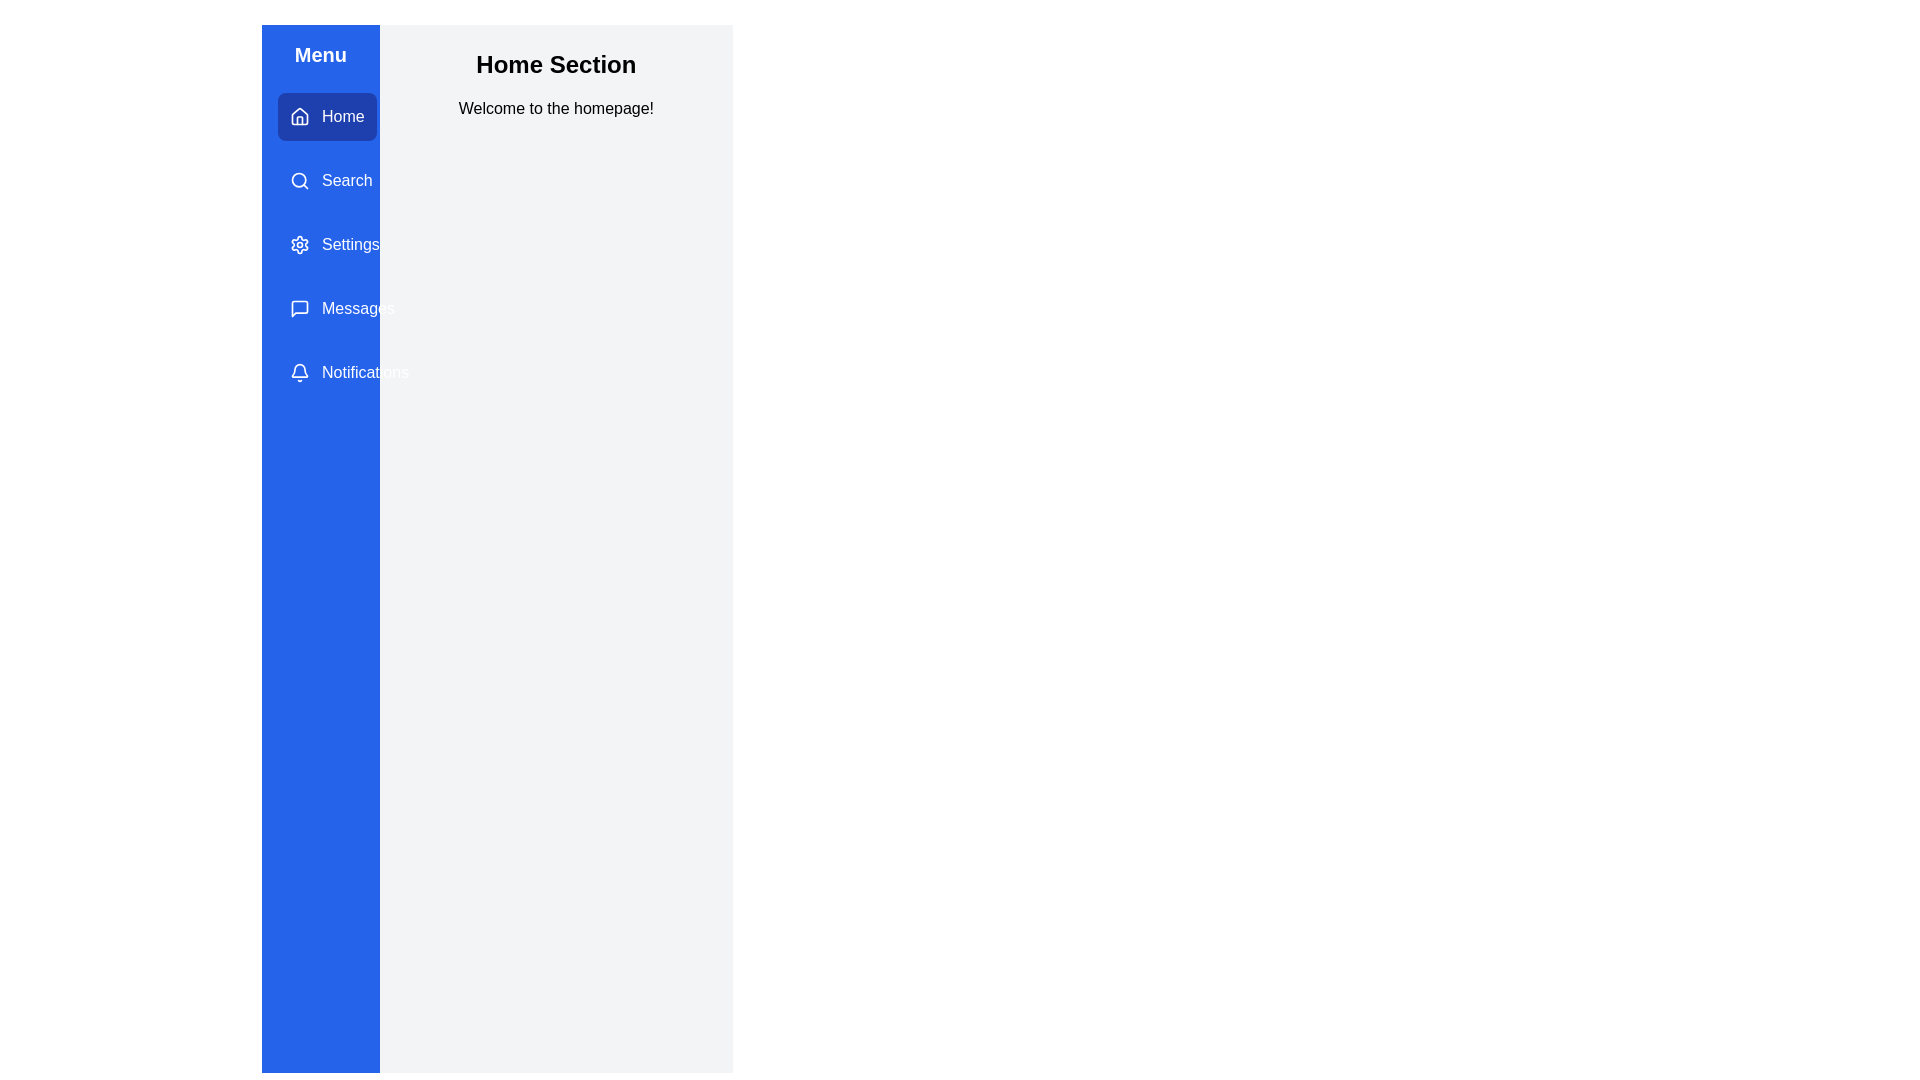 The height and width of the screenshot is (1080, 1920). What do you see at coordinates (320, 116) in the screenshot?
I see `the 'Home' button with a house-shaped icon located at the top of the vertical navigation menu` at bounding box center [320, 116].